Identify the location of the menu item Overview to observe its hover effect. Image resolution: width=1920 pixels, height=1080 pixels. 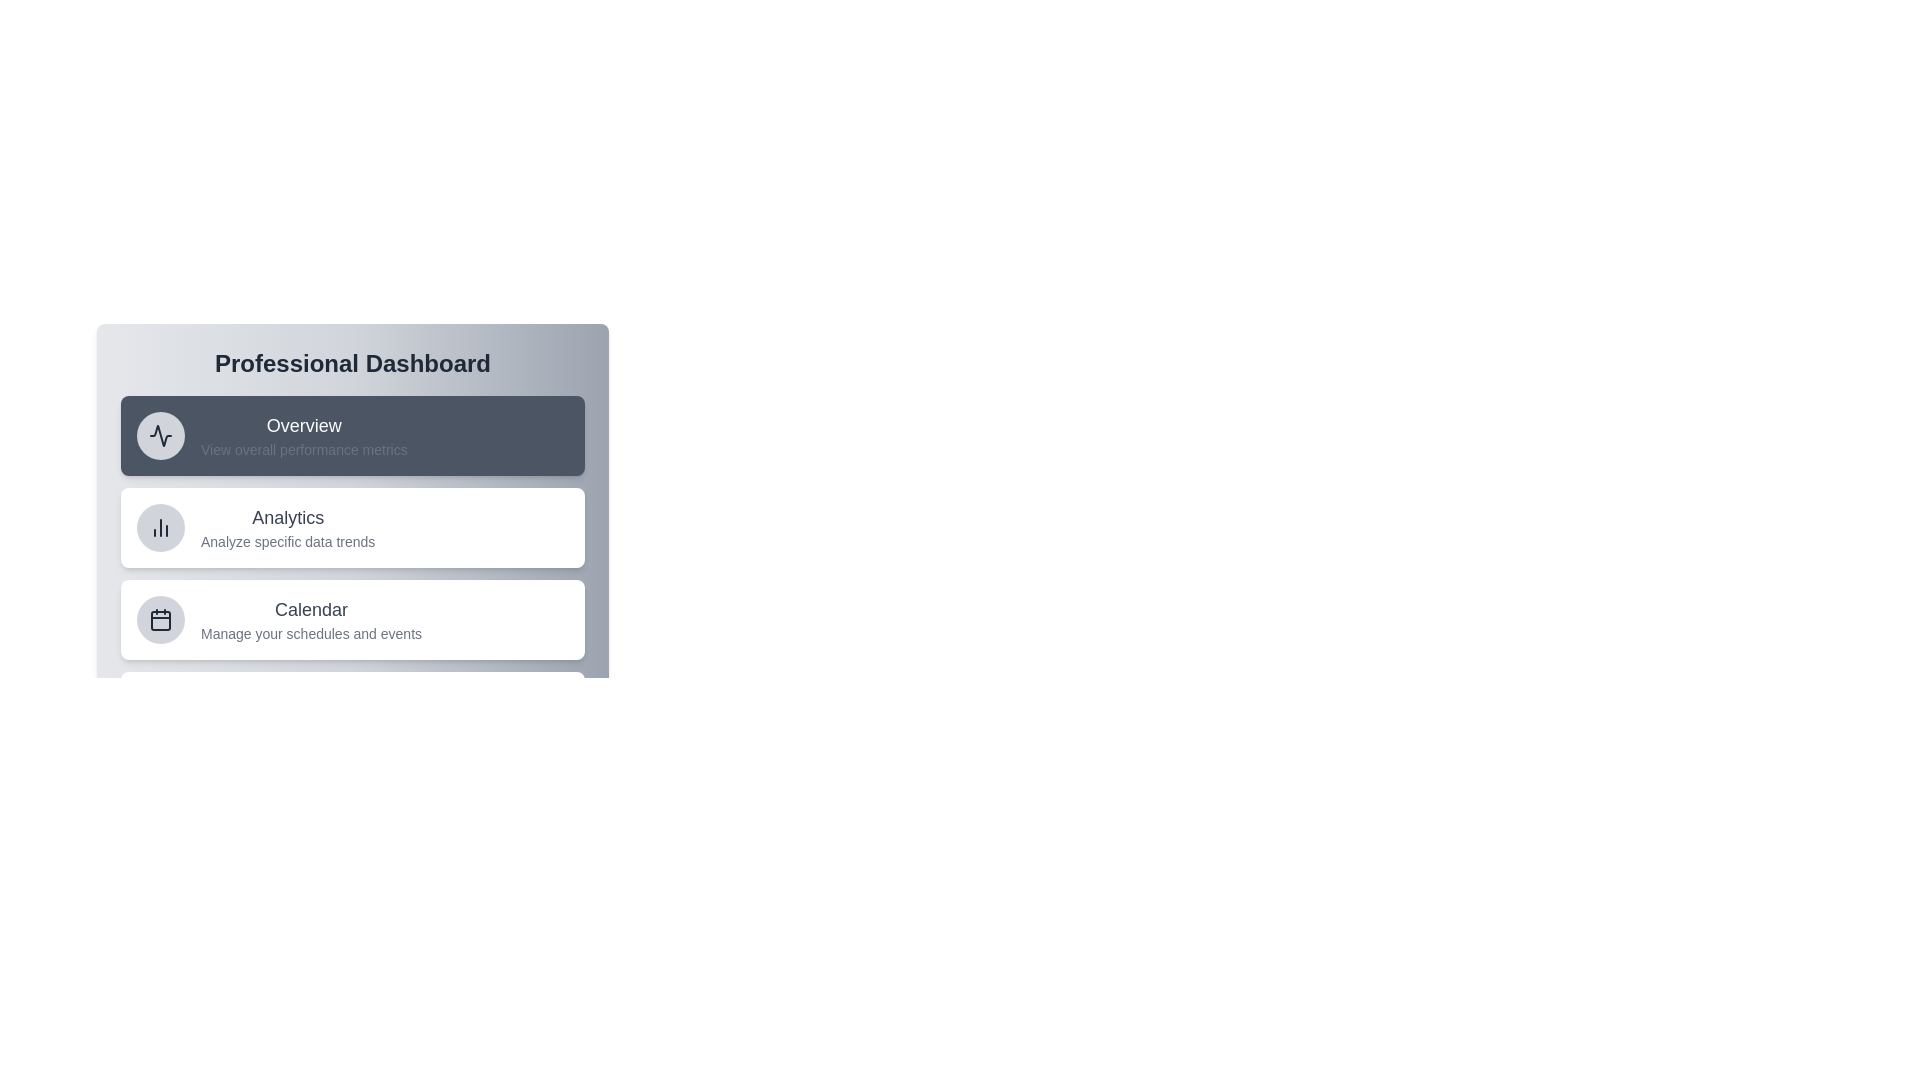
(353, 434).